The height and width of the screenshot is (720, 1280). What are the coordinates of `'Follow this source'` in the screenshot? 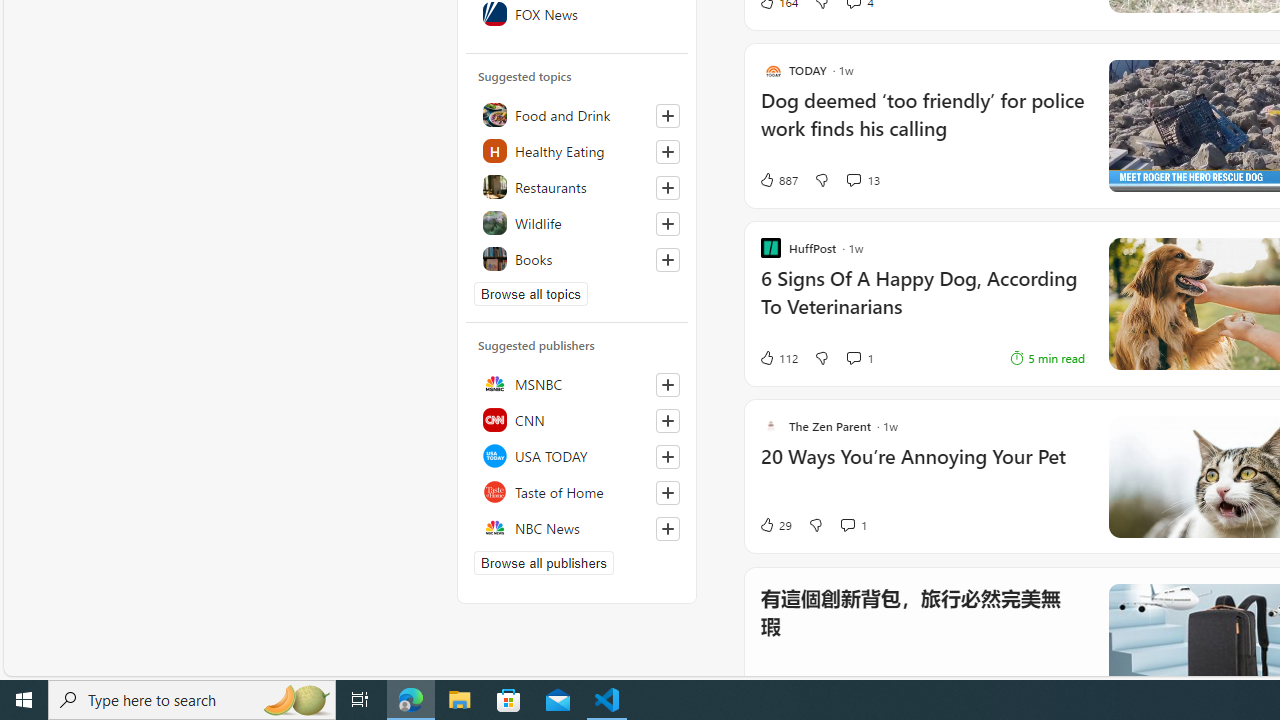 It's located at (668, 527).